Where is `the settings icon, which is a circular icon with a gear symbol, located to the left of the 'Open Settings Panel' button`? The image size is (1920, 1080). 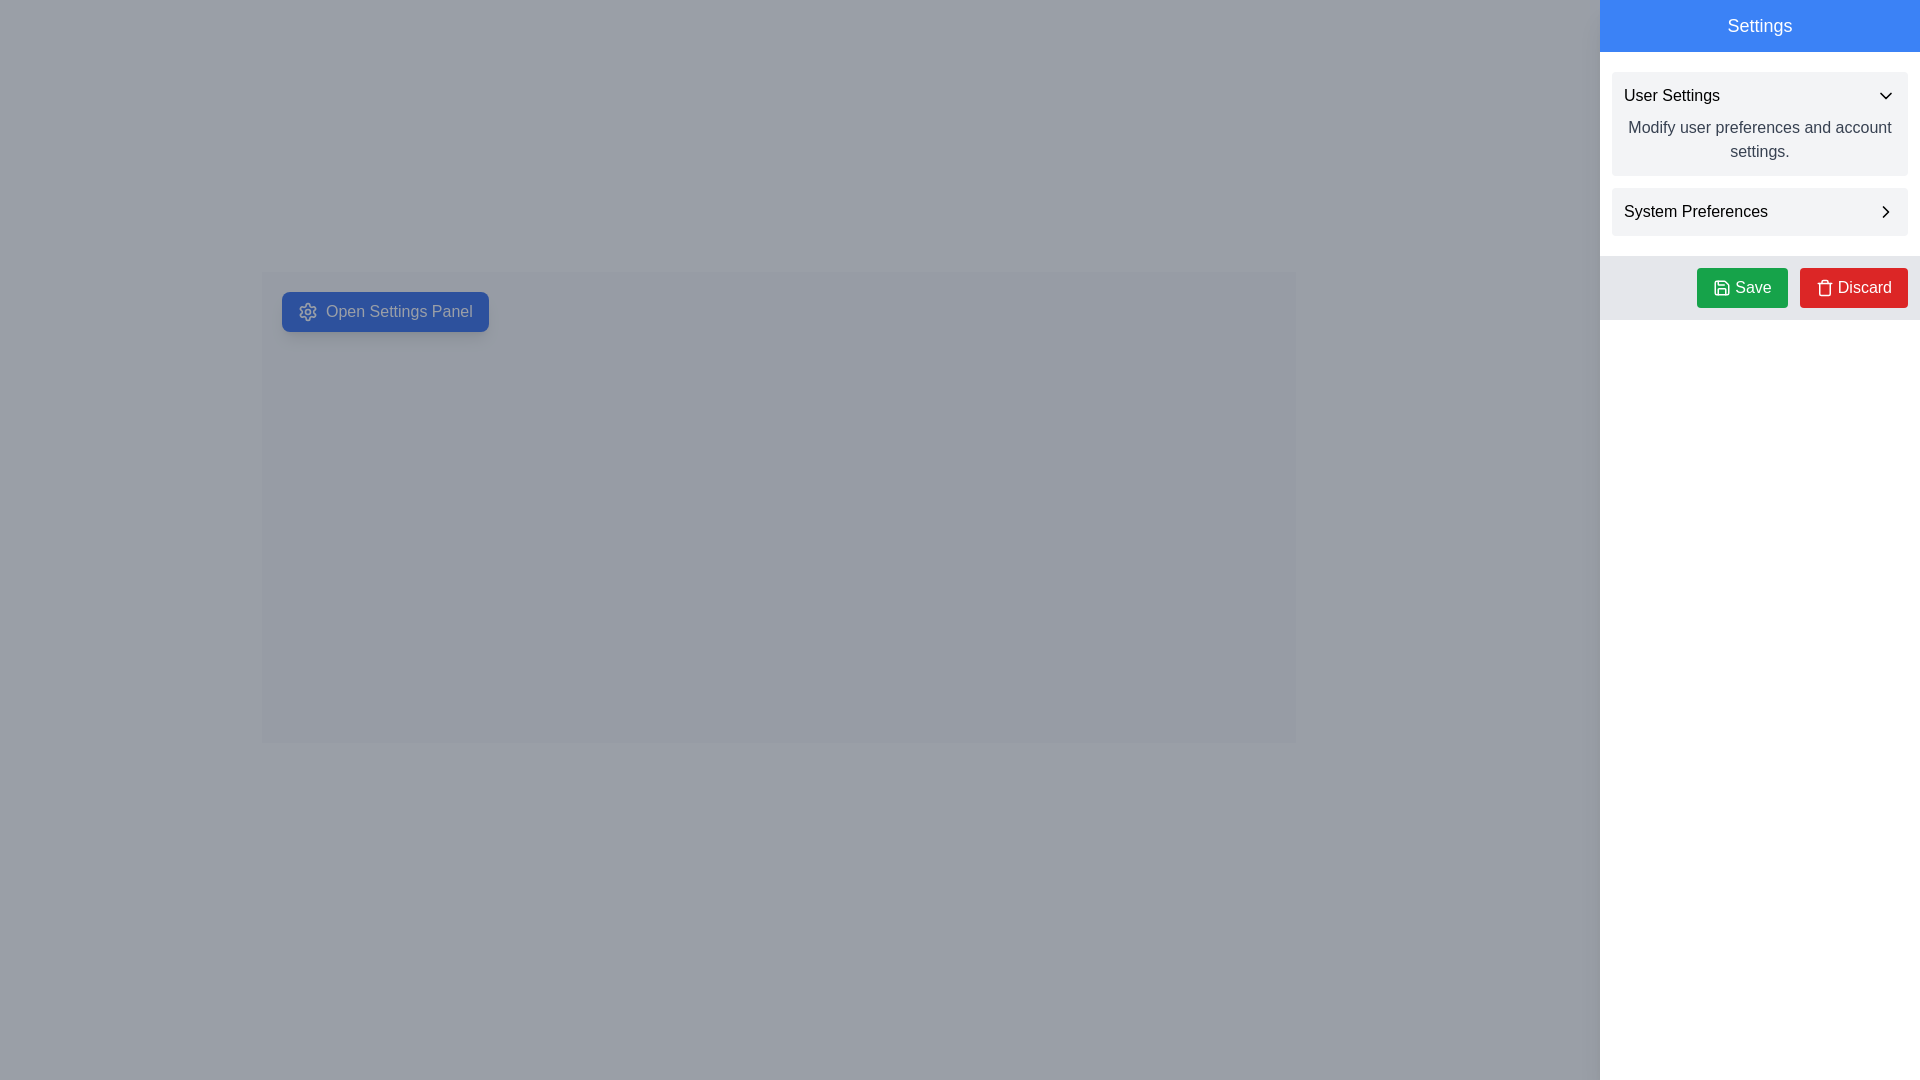
the settings icon, which is a circular icon with a gear symbol, located to the left of the 'Open Settings Panel' button is located at coordinates (306, 312).